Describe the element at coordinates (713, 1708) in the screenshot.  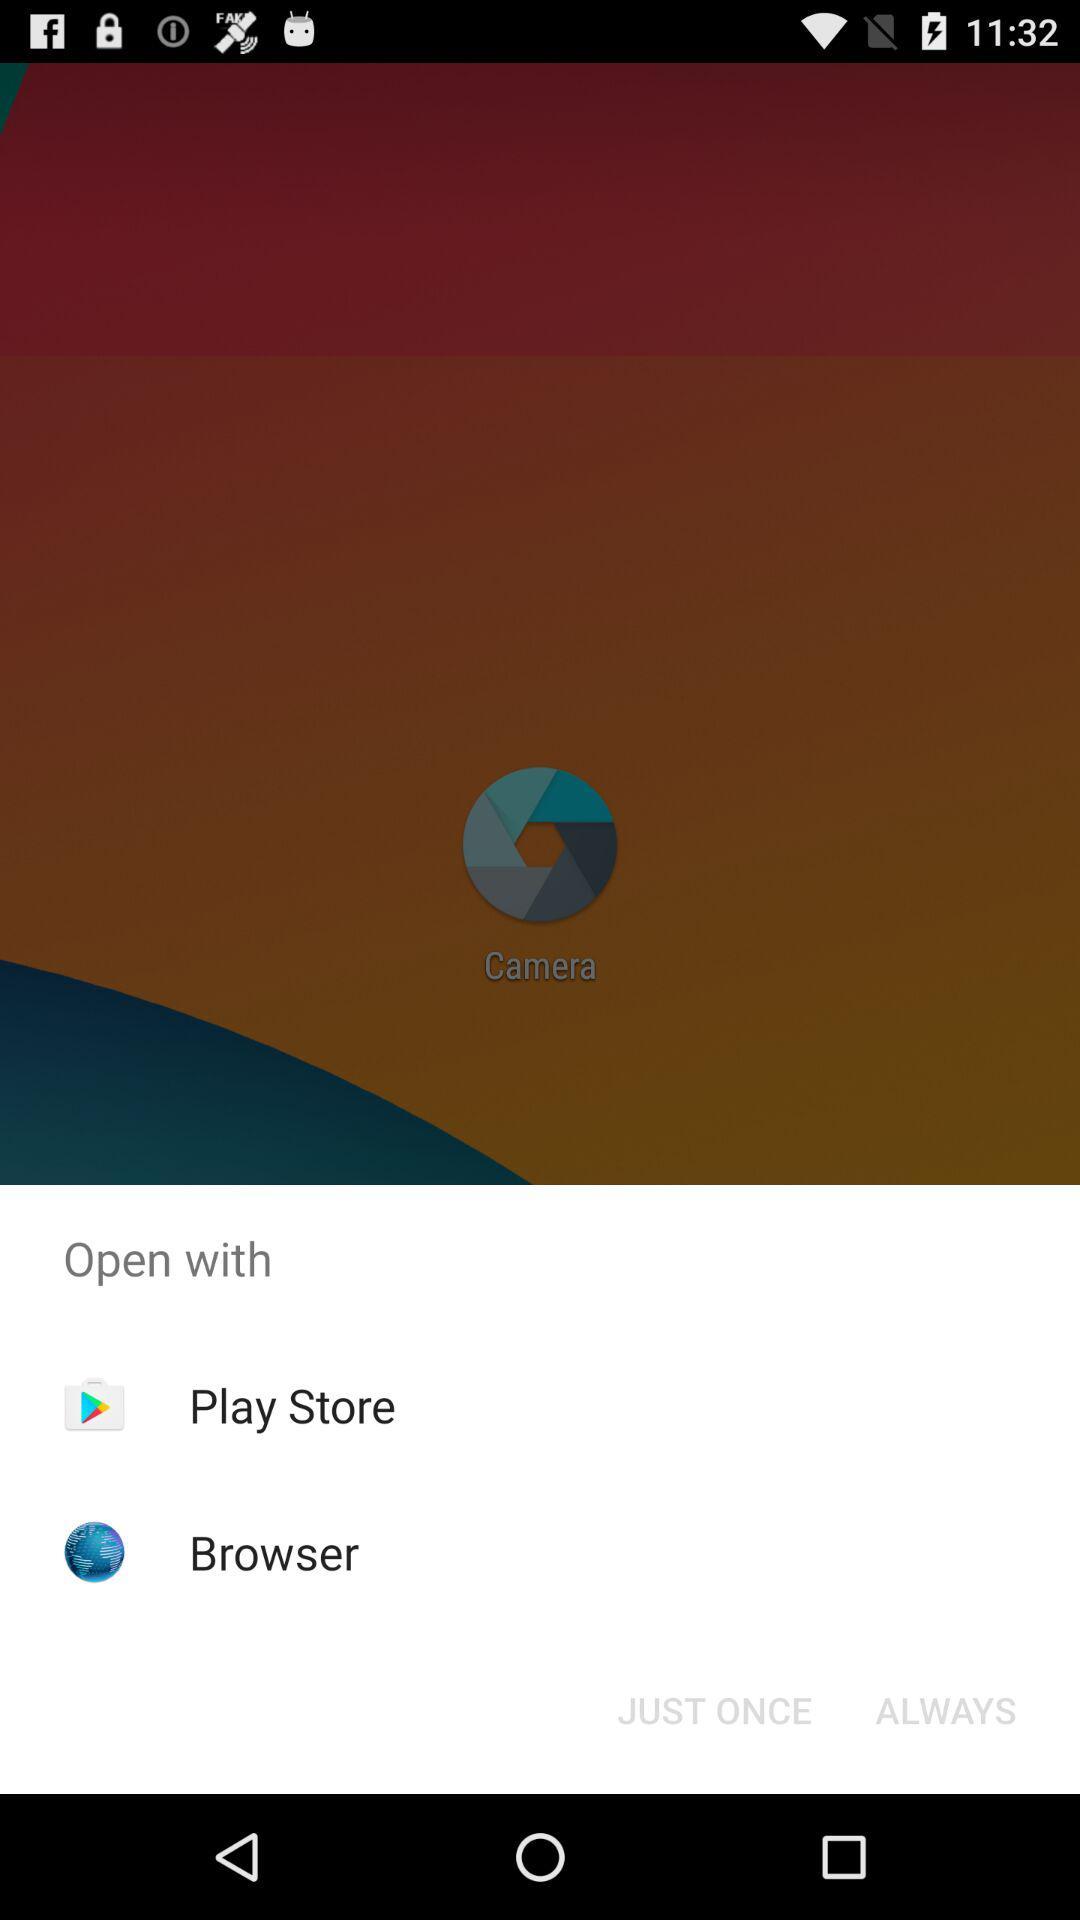
I see `the icon below the open with item` at that location.